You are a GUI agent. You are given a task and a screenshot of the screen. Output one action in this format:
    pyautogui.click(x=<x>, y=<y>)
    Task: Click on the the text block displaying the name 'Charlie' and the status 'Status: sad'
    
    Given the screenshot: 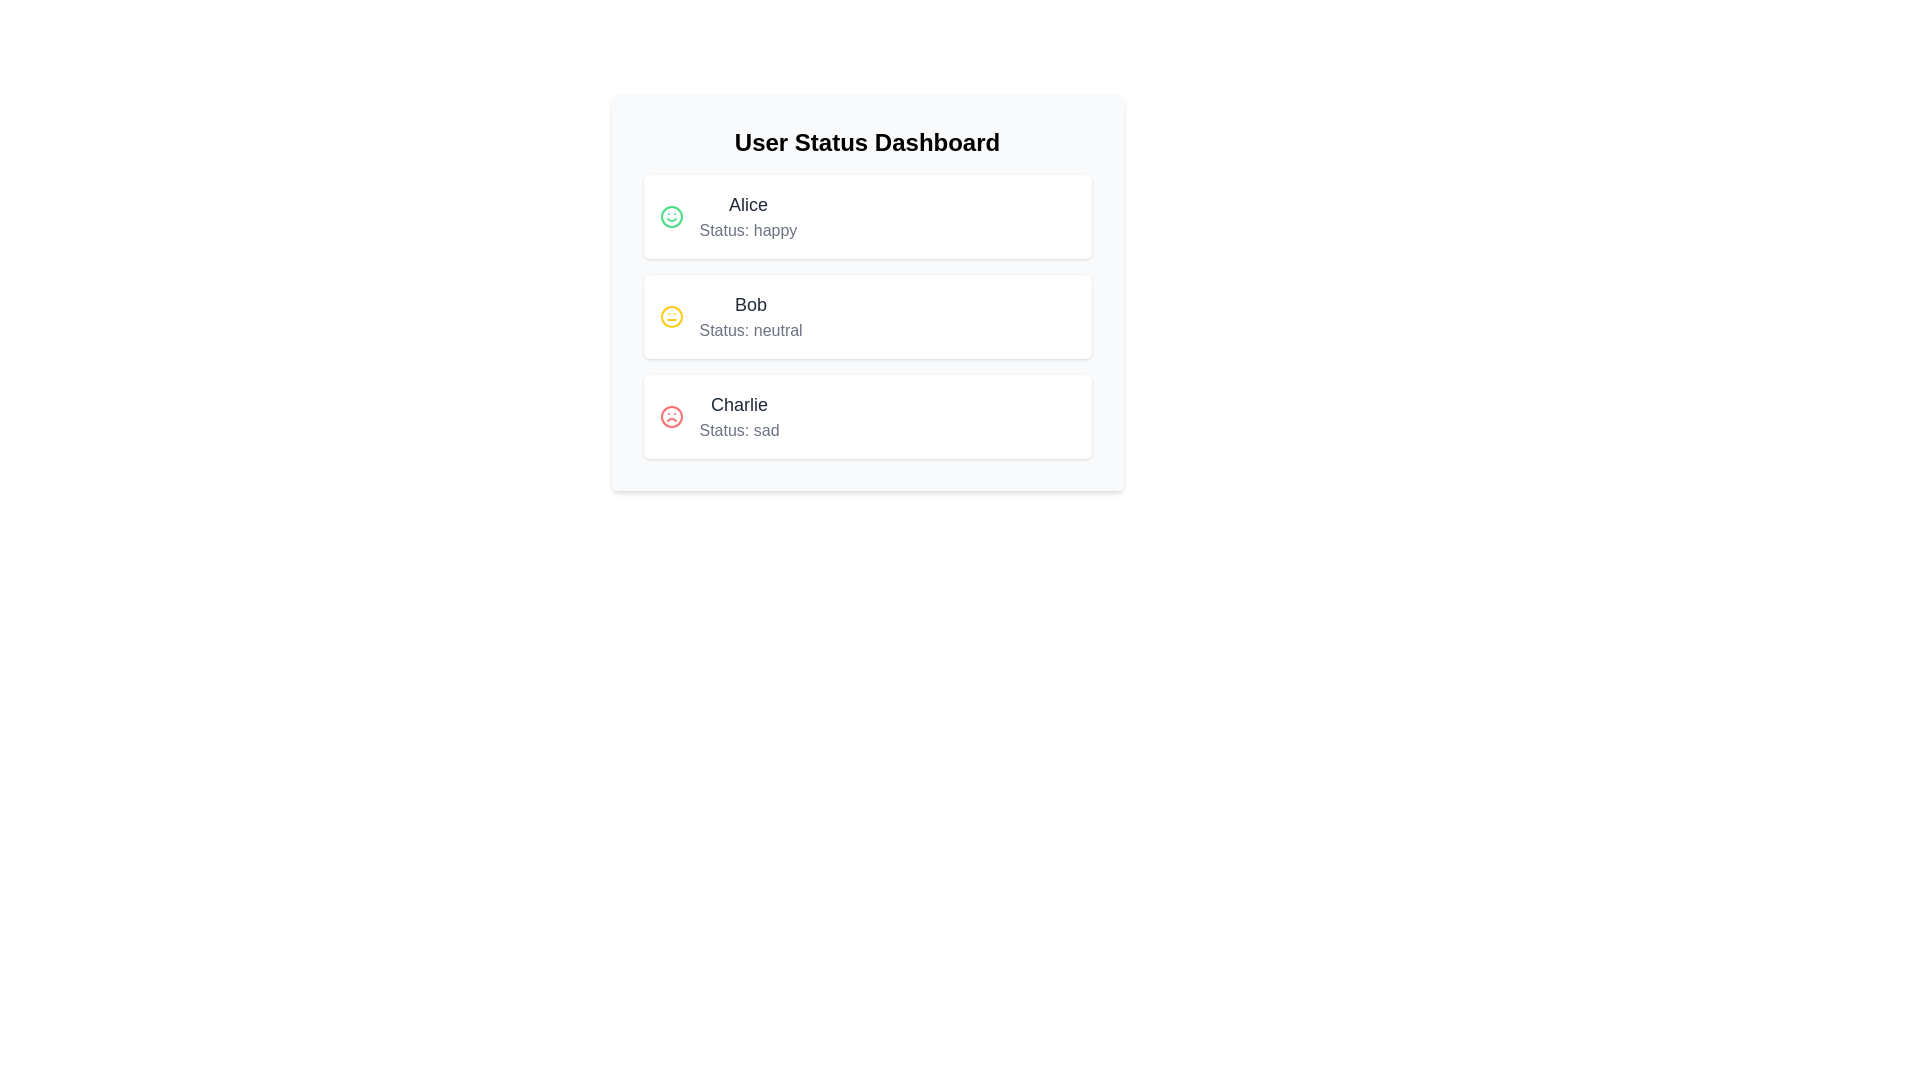 What is the action you would take?
    pyautogui.click(x=738, y=415)
    